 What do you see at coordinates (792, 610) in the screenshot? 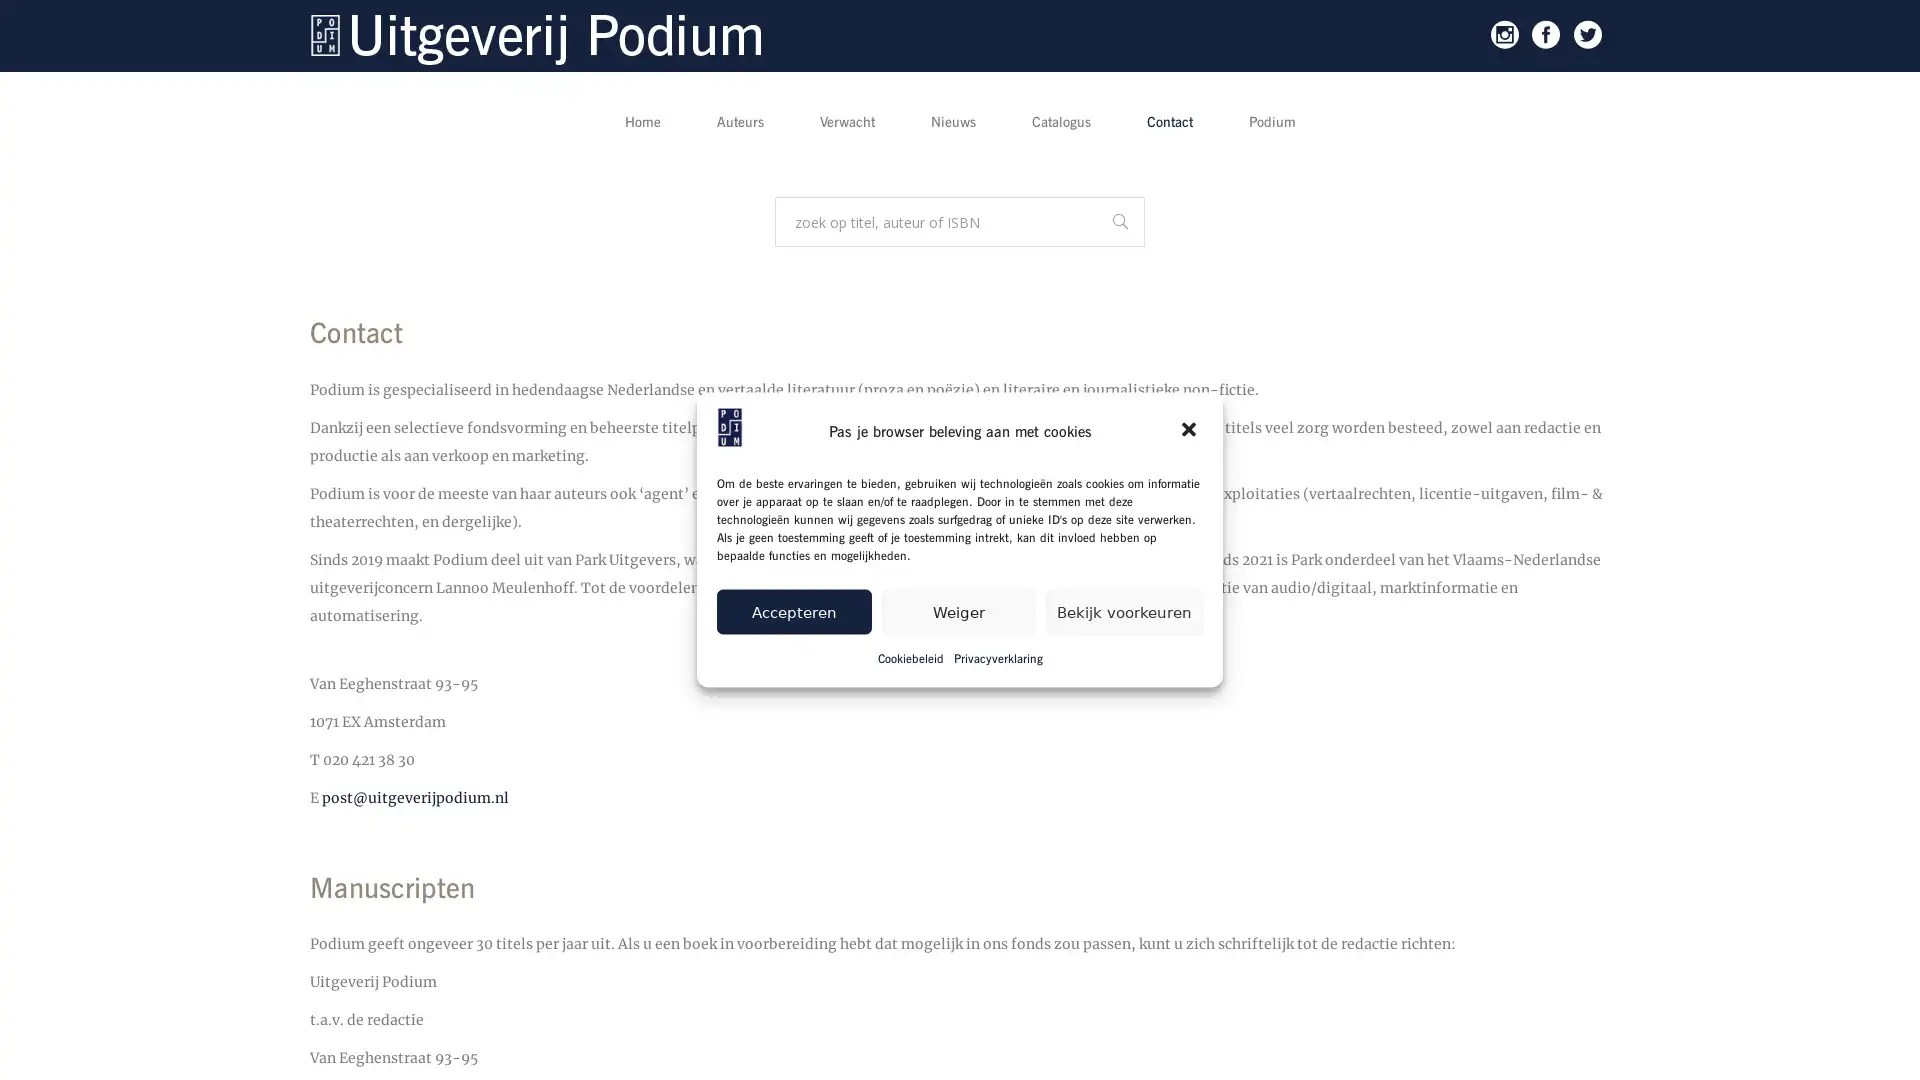
I see `Accepteren` at bounding box center [792, 610].